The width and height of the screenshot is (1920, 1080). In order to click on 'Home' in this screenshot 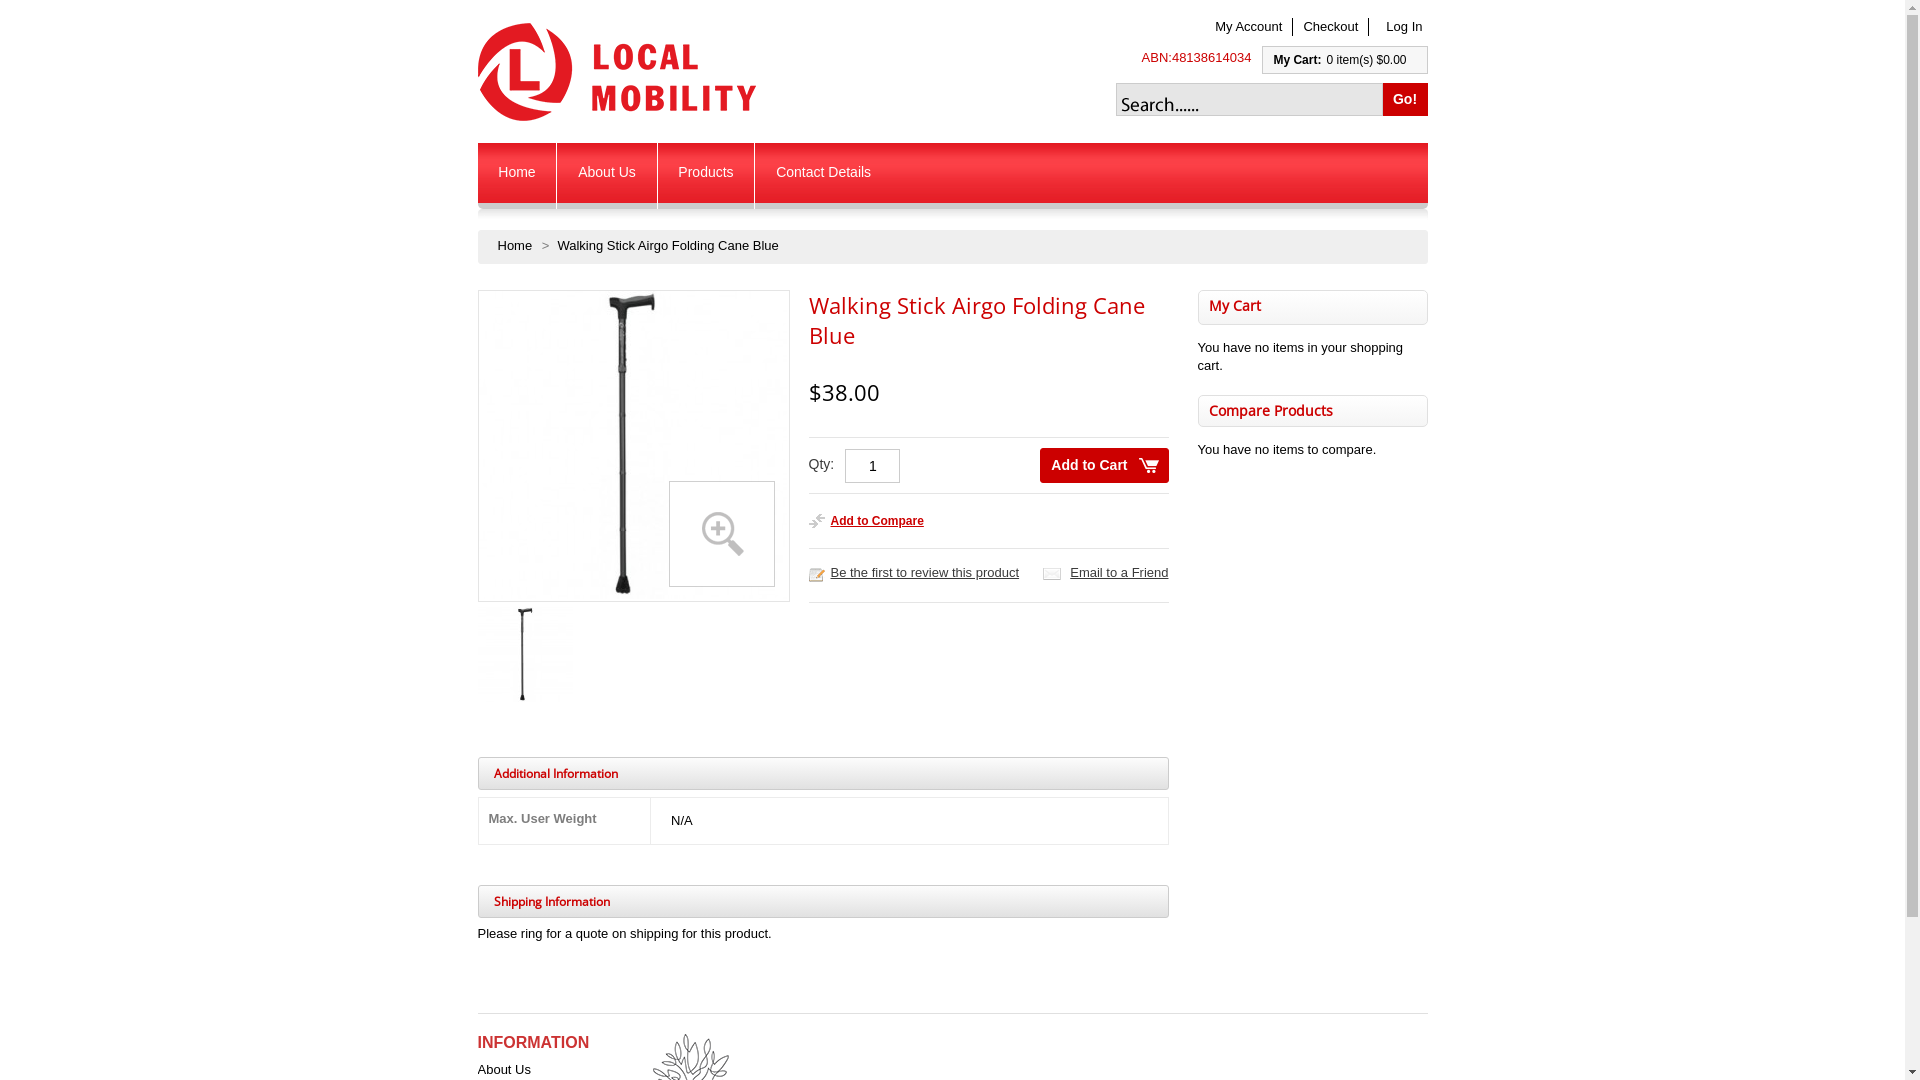, I will do `click(517, 175)`.